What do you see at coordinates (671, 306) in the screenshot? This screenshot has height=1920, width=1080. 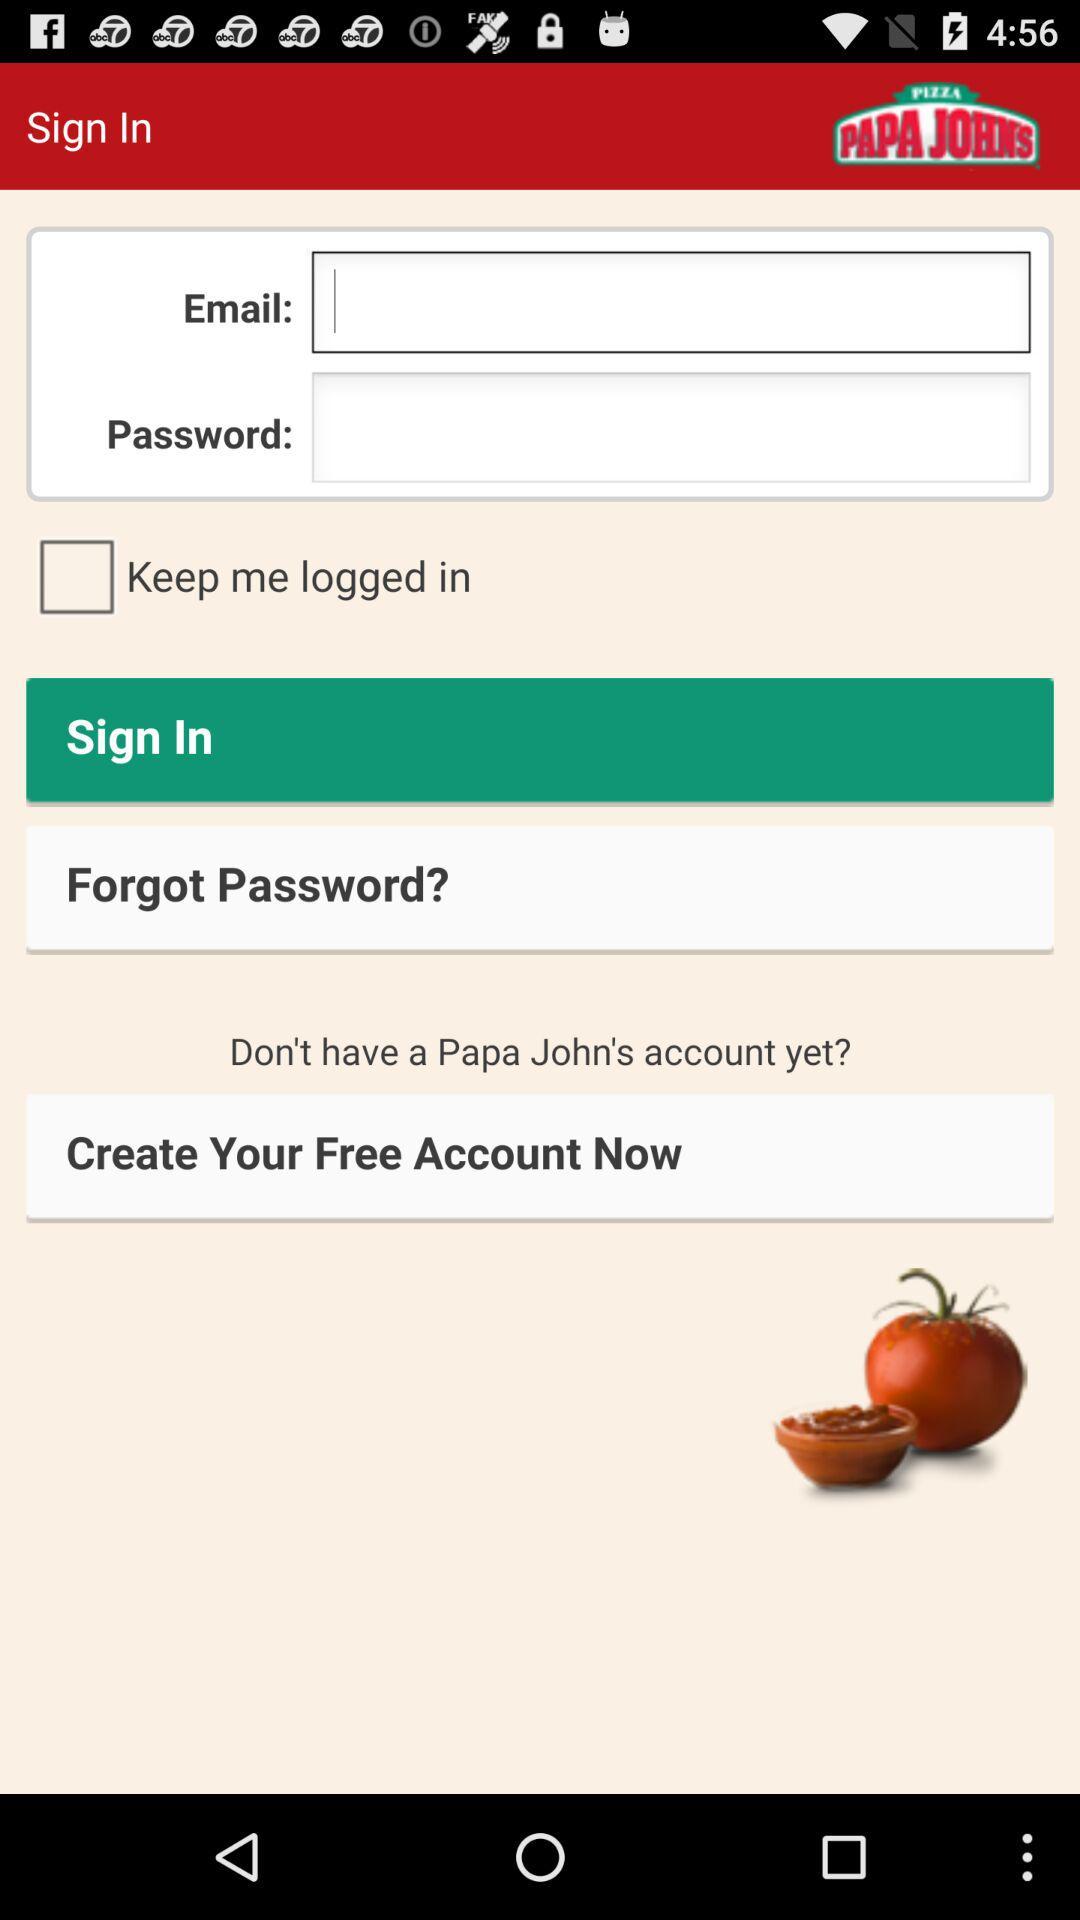 I see `item to the right of the email: item` at bounding box center [671, 306].